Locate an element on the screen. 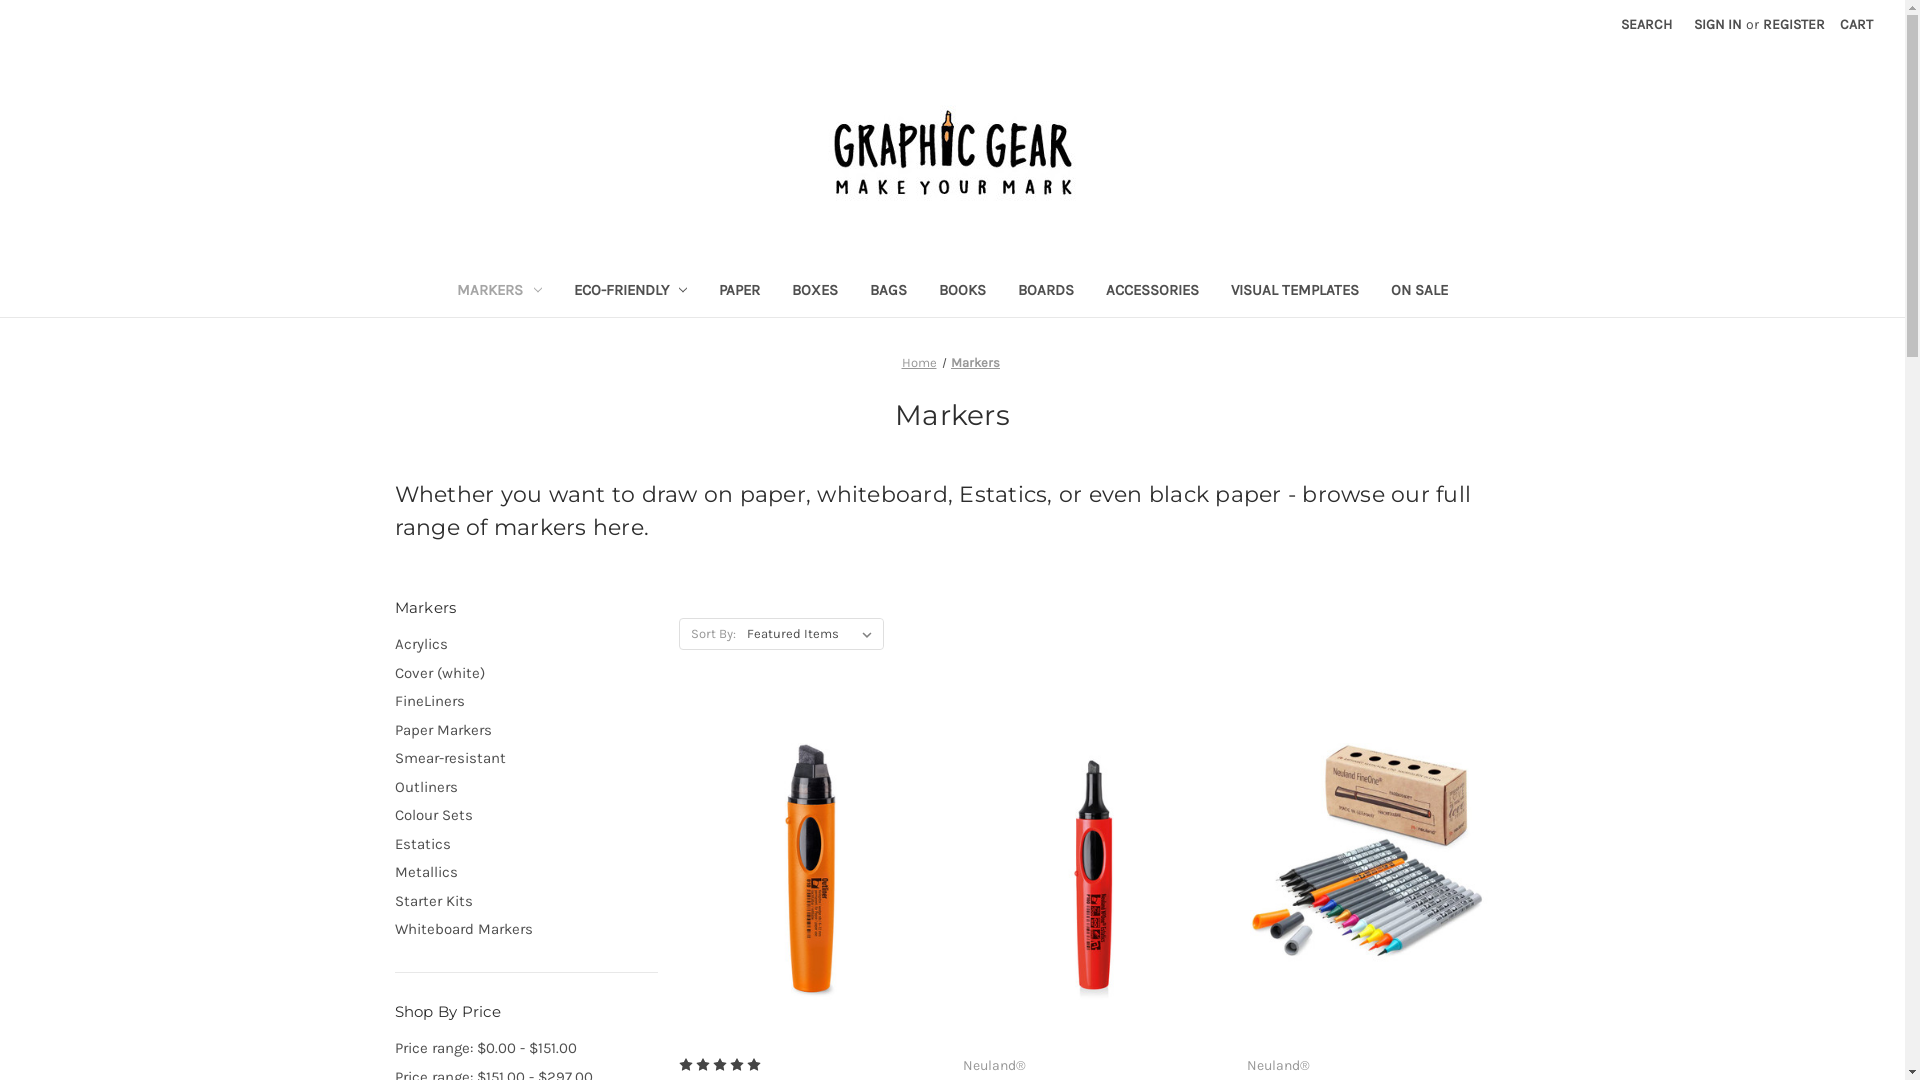  'ACCESSORIES' is located at coordinates (1088, 292).